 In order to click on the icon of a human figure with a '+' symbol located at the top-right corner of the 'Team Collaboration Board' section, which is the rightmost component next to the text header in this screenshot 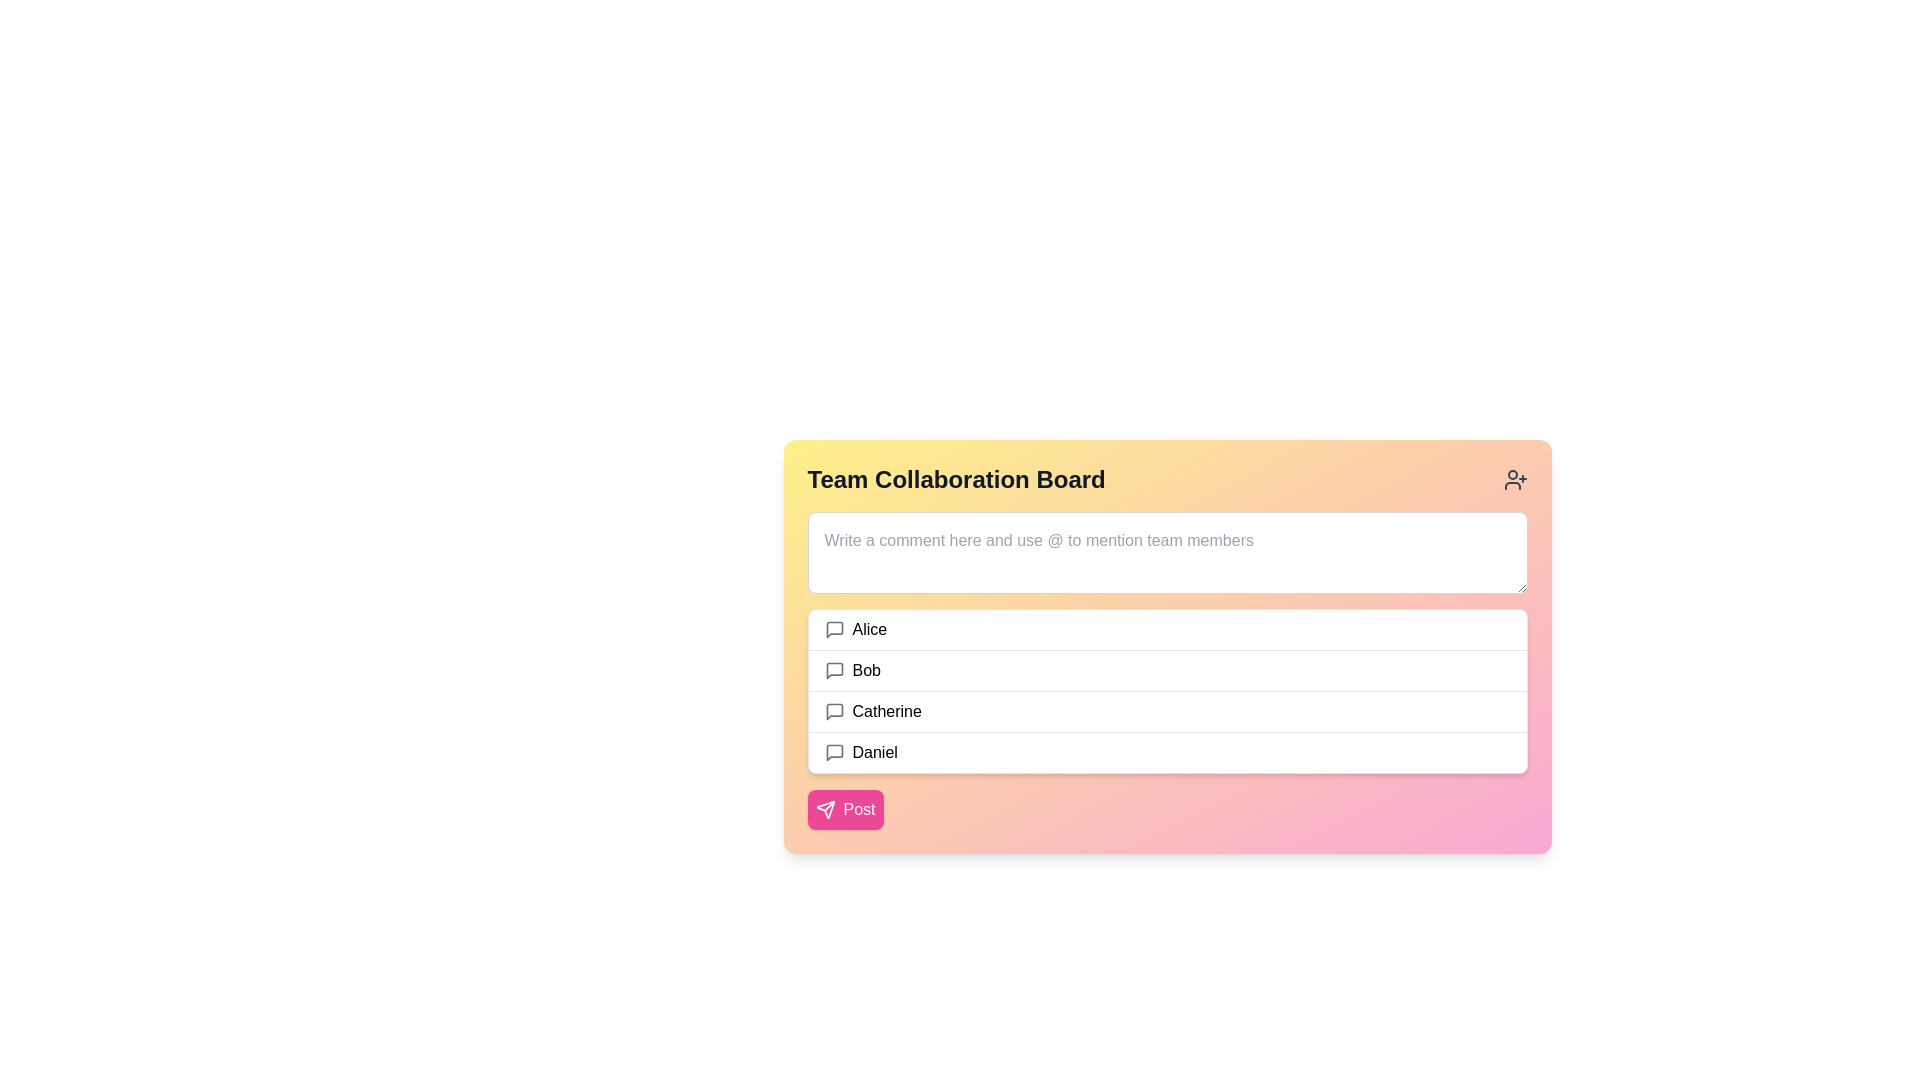, I will do `click(1515, 479)`.